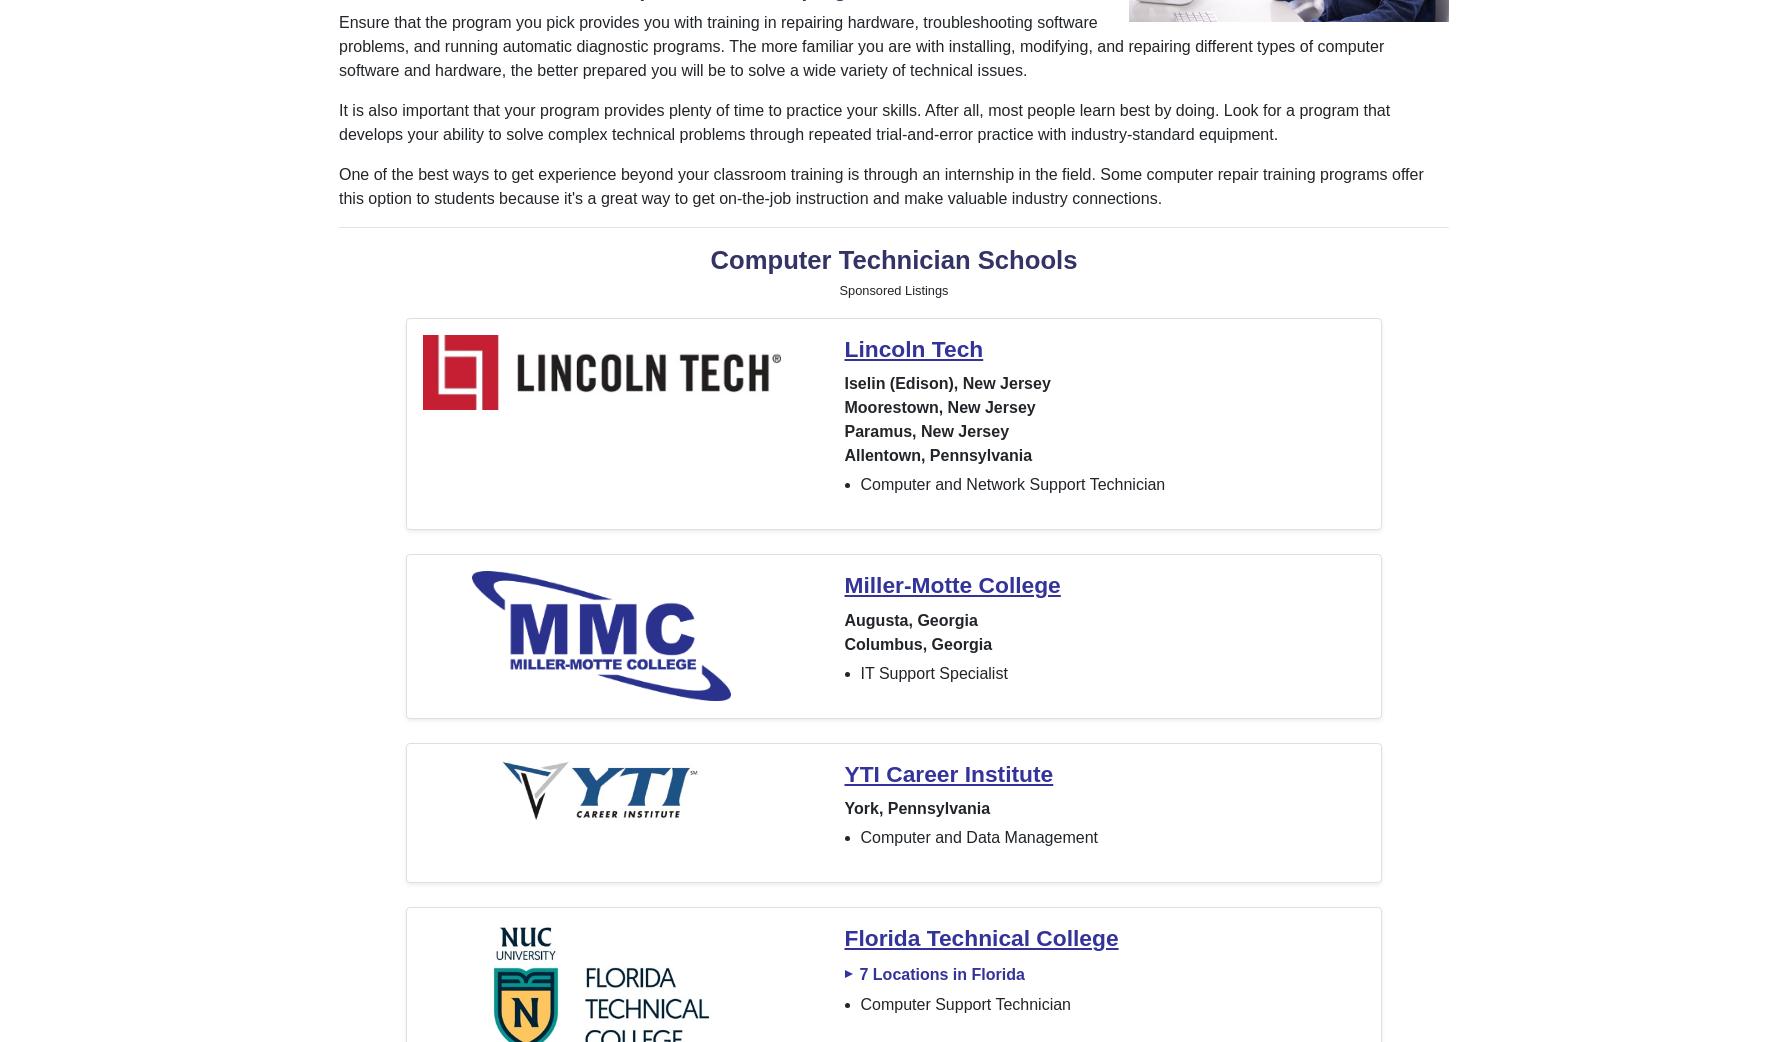 This screenshot has width=1788, height=1042. What do you see at coordinates (879, 185) in the screenshot?
I see `'One of the best ways to get experience beyond your classroom training is through an internship in the field. Some computer repair training programs offer this option to students because it's a great way to get on-the-job instruction and make valuable industry connections.'` at bounding box center [879, 185].